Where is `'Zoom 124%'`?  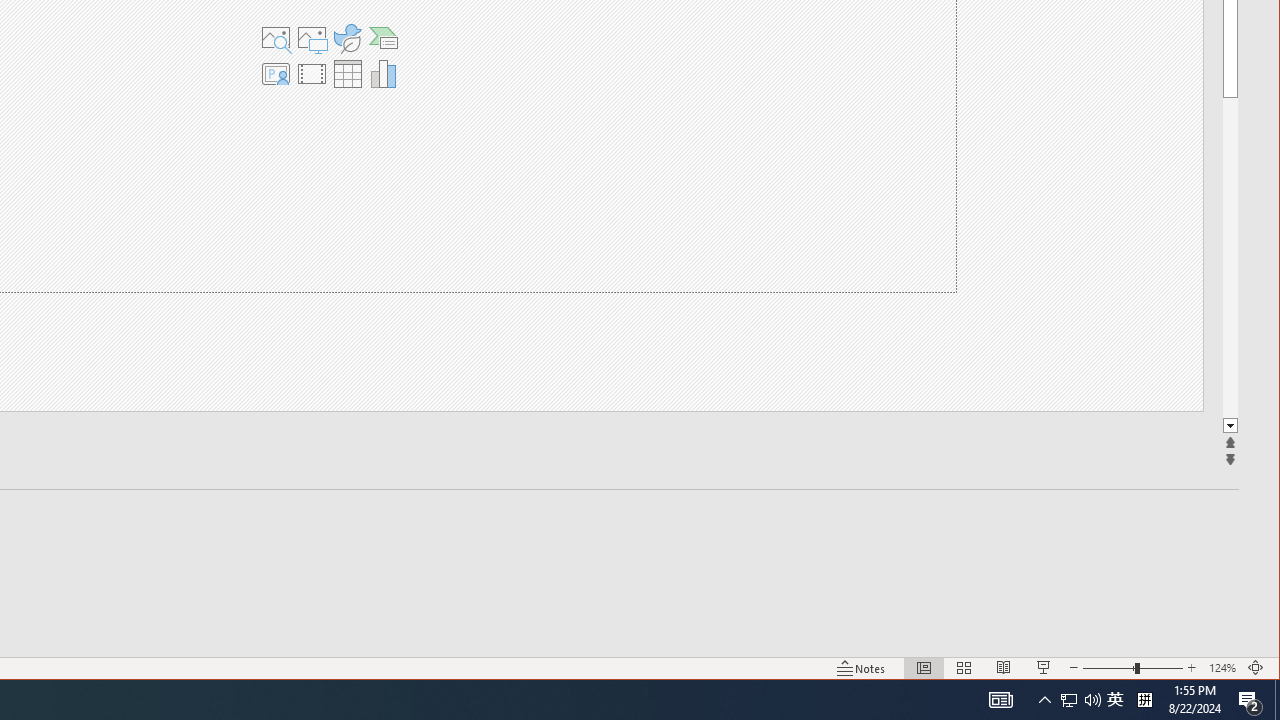 'Zoom 124%' is located at coordinates (1221, 668).